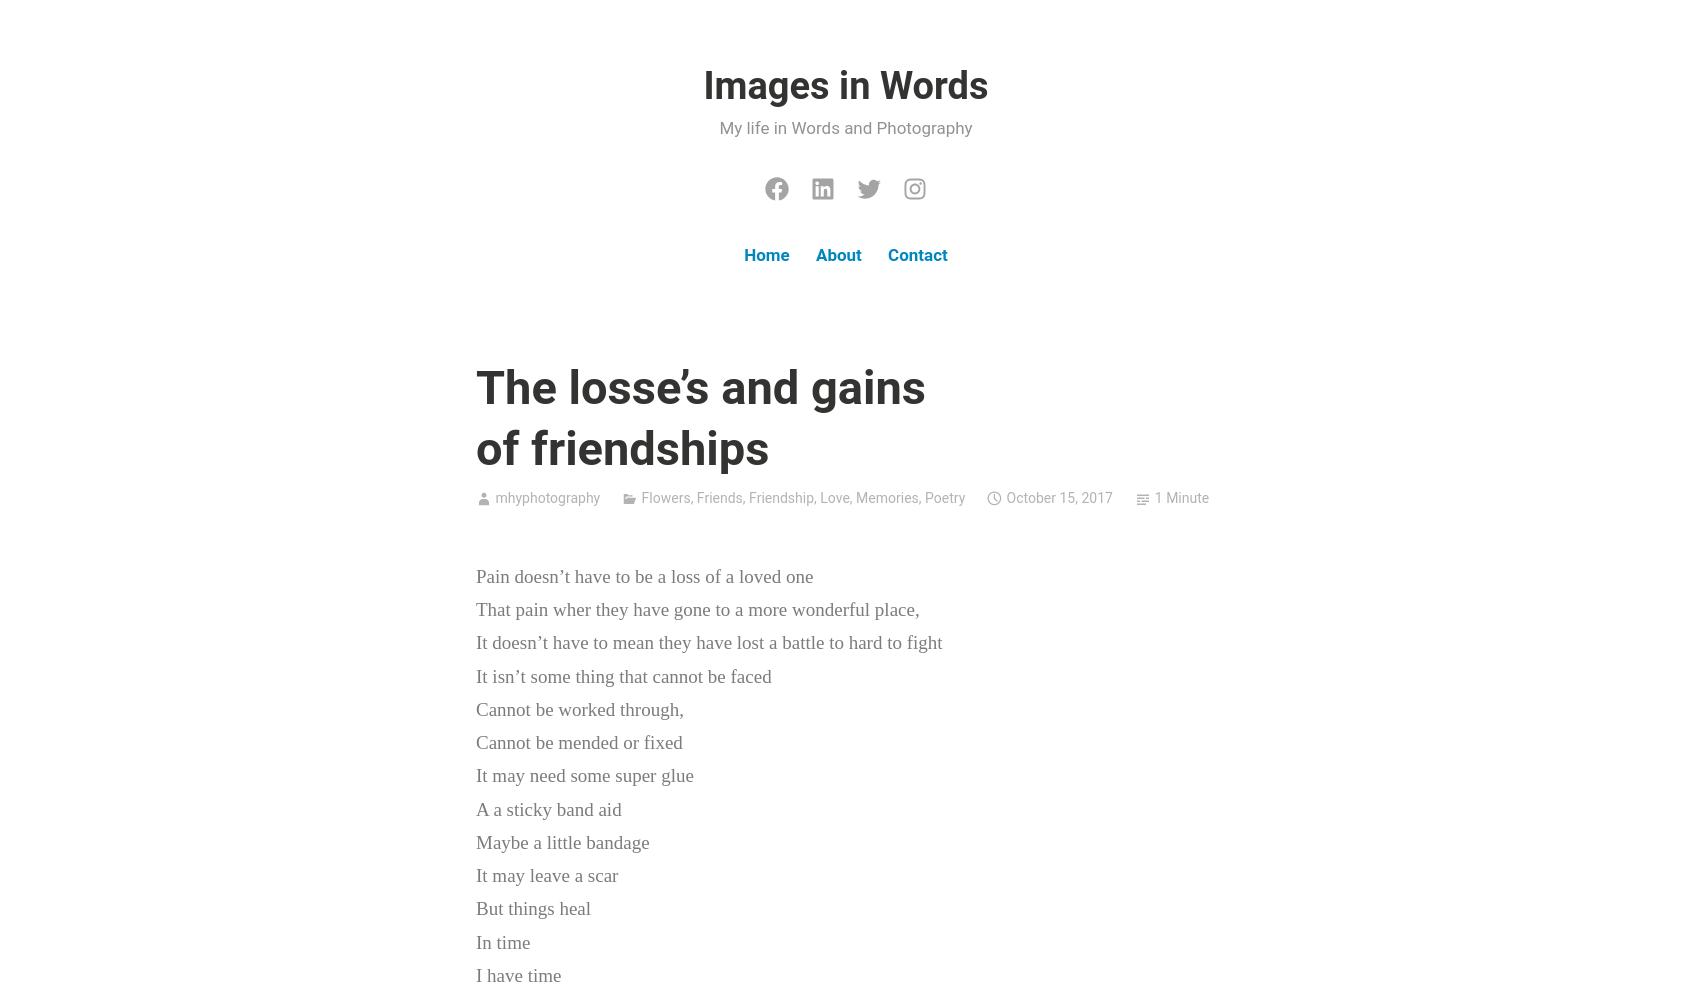 This screenshot has height=991, width=1692. I want to click on 'Images in Words', so click(845, 85).